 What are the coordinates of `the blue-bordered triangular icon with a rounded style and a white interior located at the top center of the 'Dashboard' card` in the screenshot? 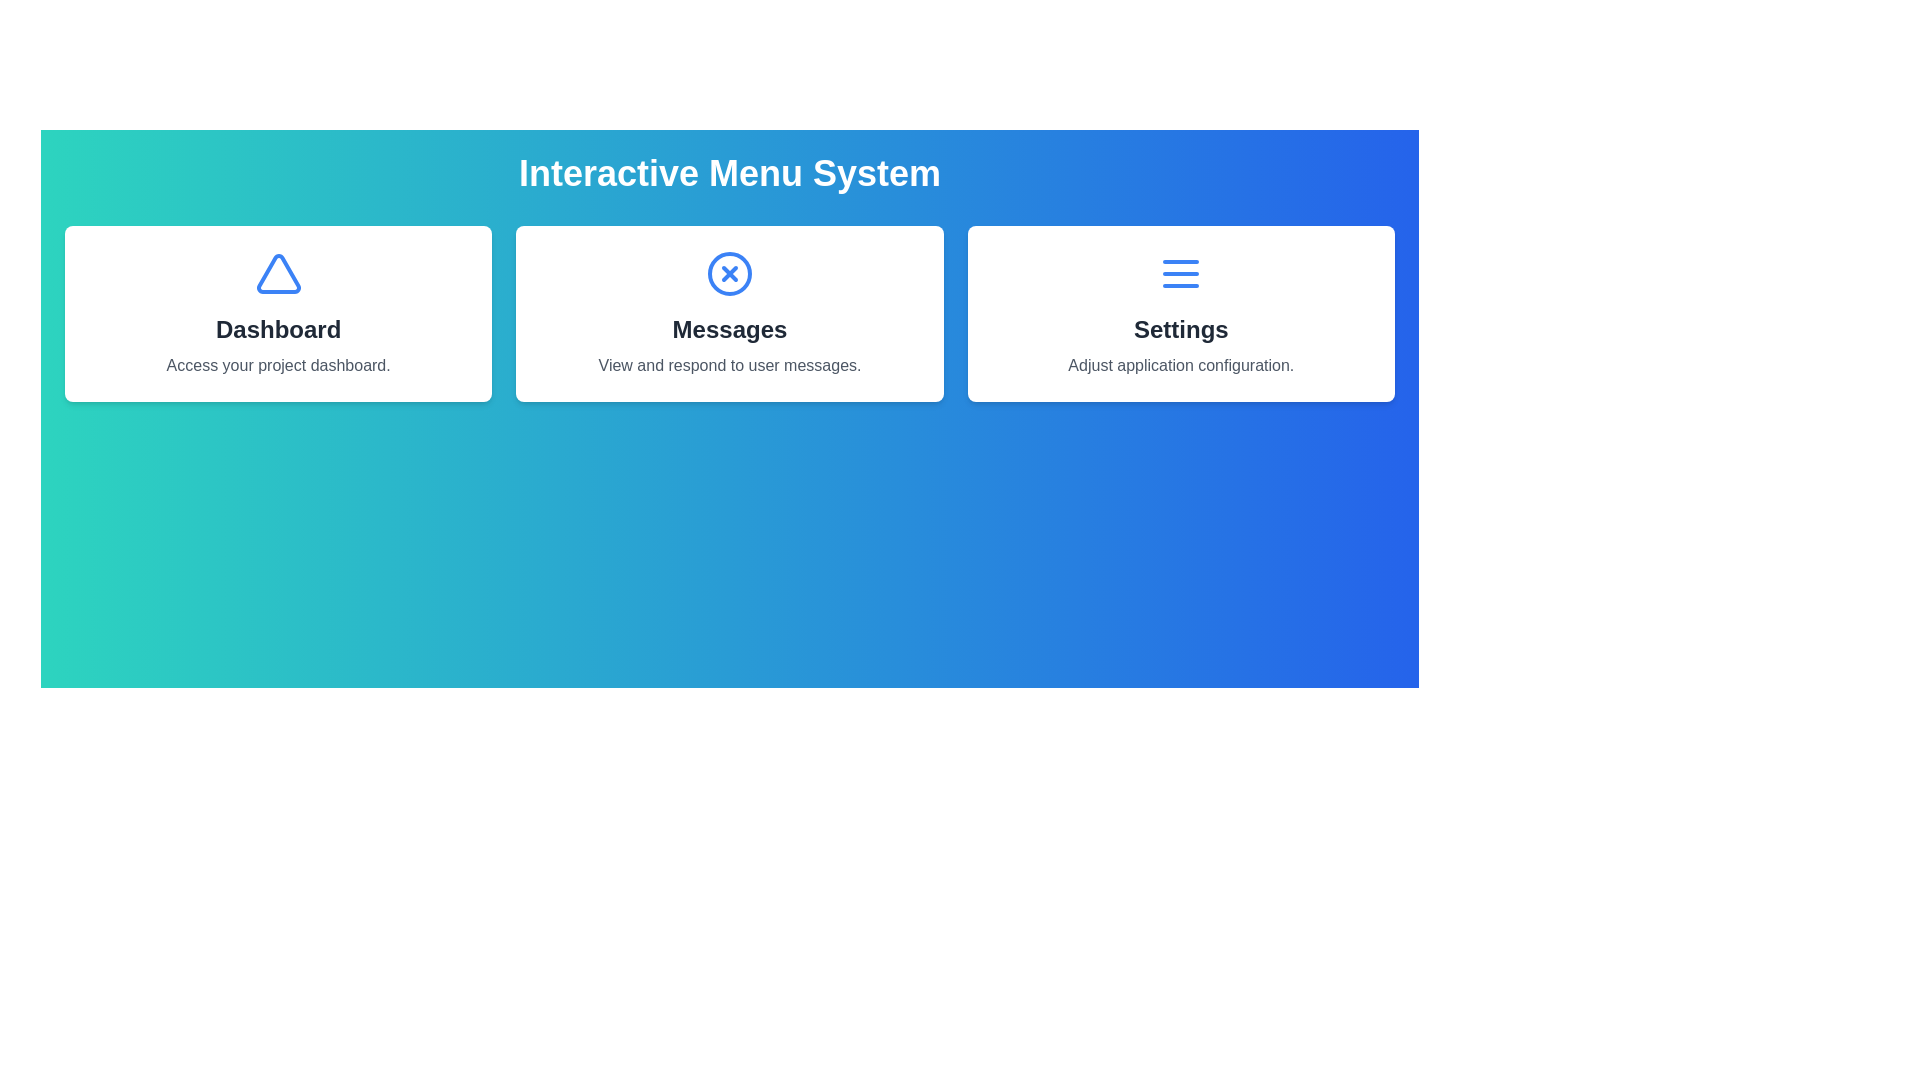 It's located at (277, 273).